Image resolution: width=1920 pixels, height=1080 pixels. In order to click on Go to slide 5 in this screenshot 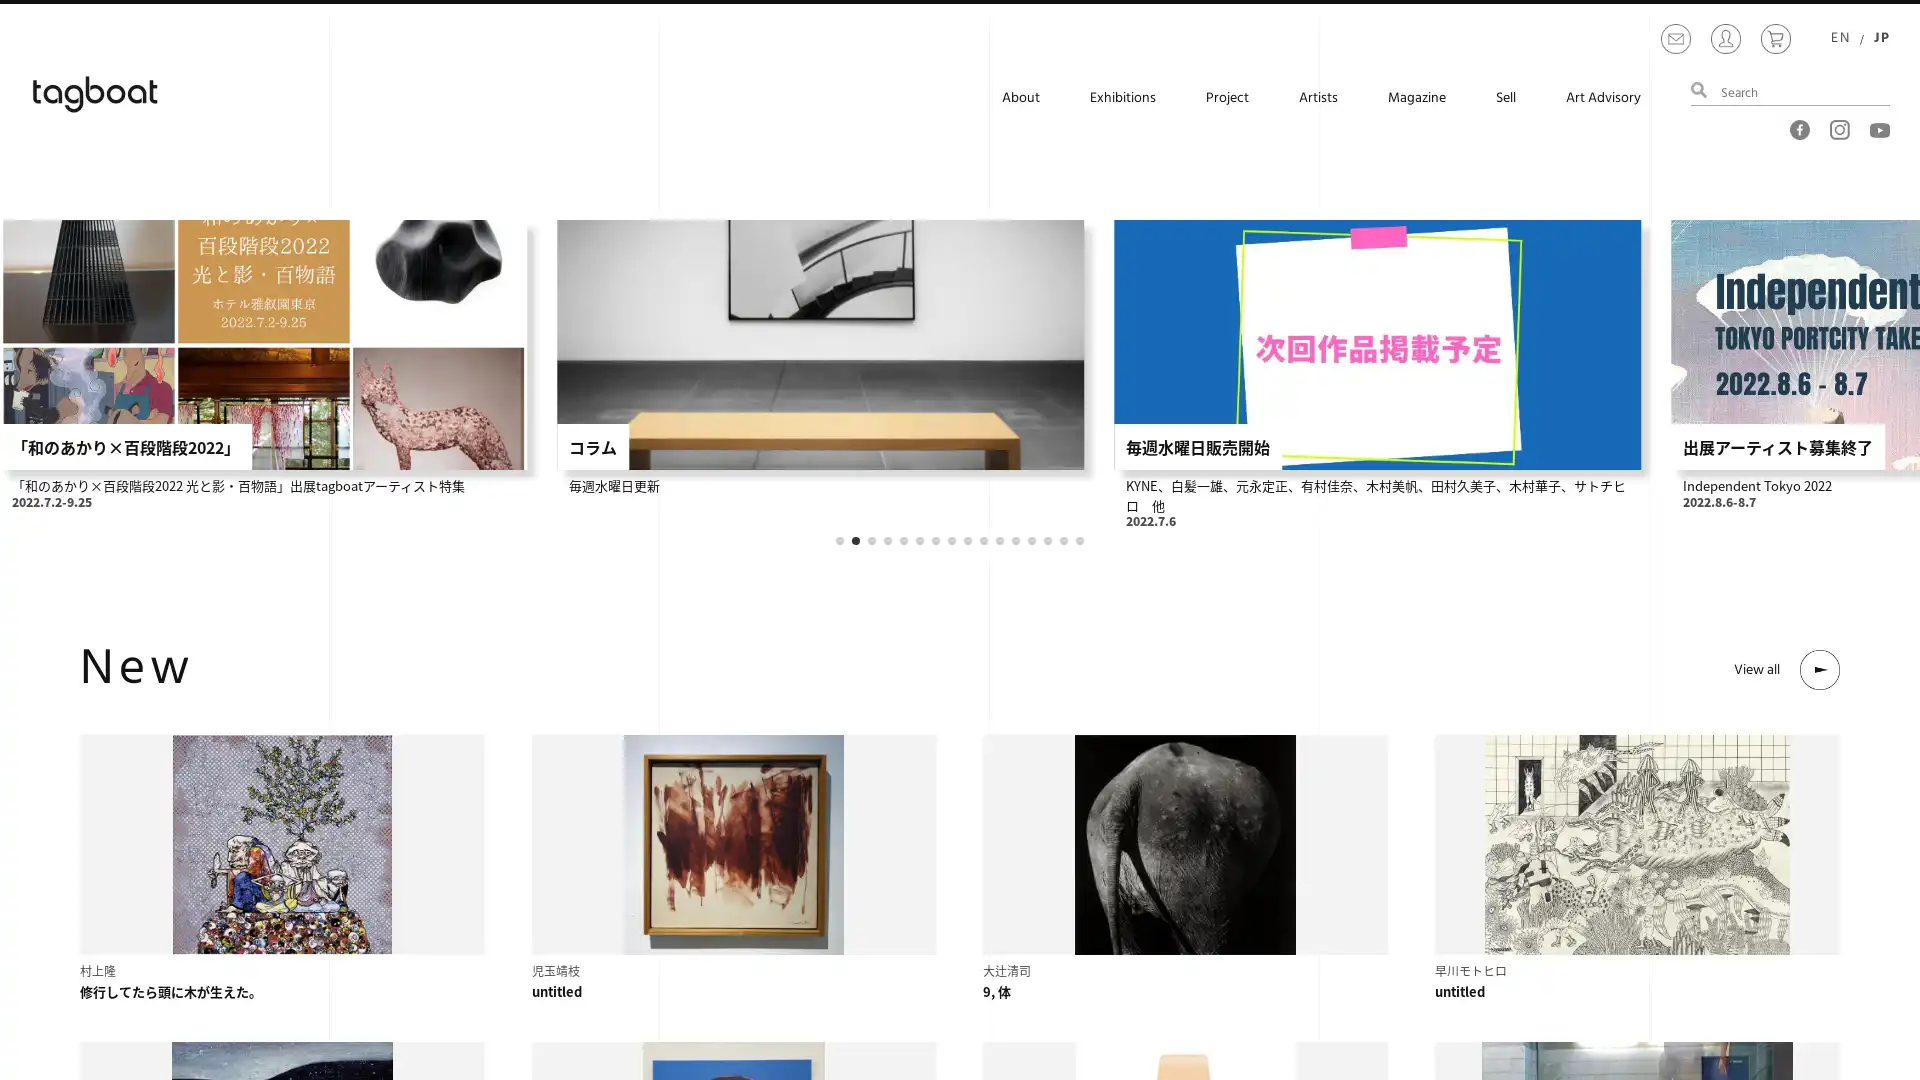, I will do `click(902, 540)`.